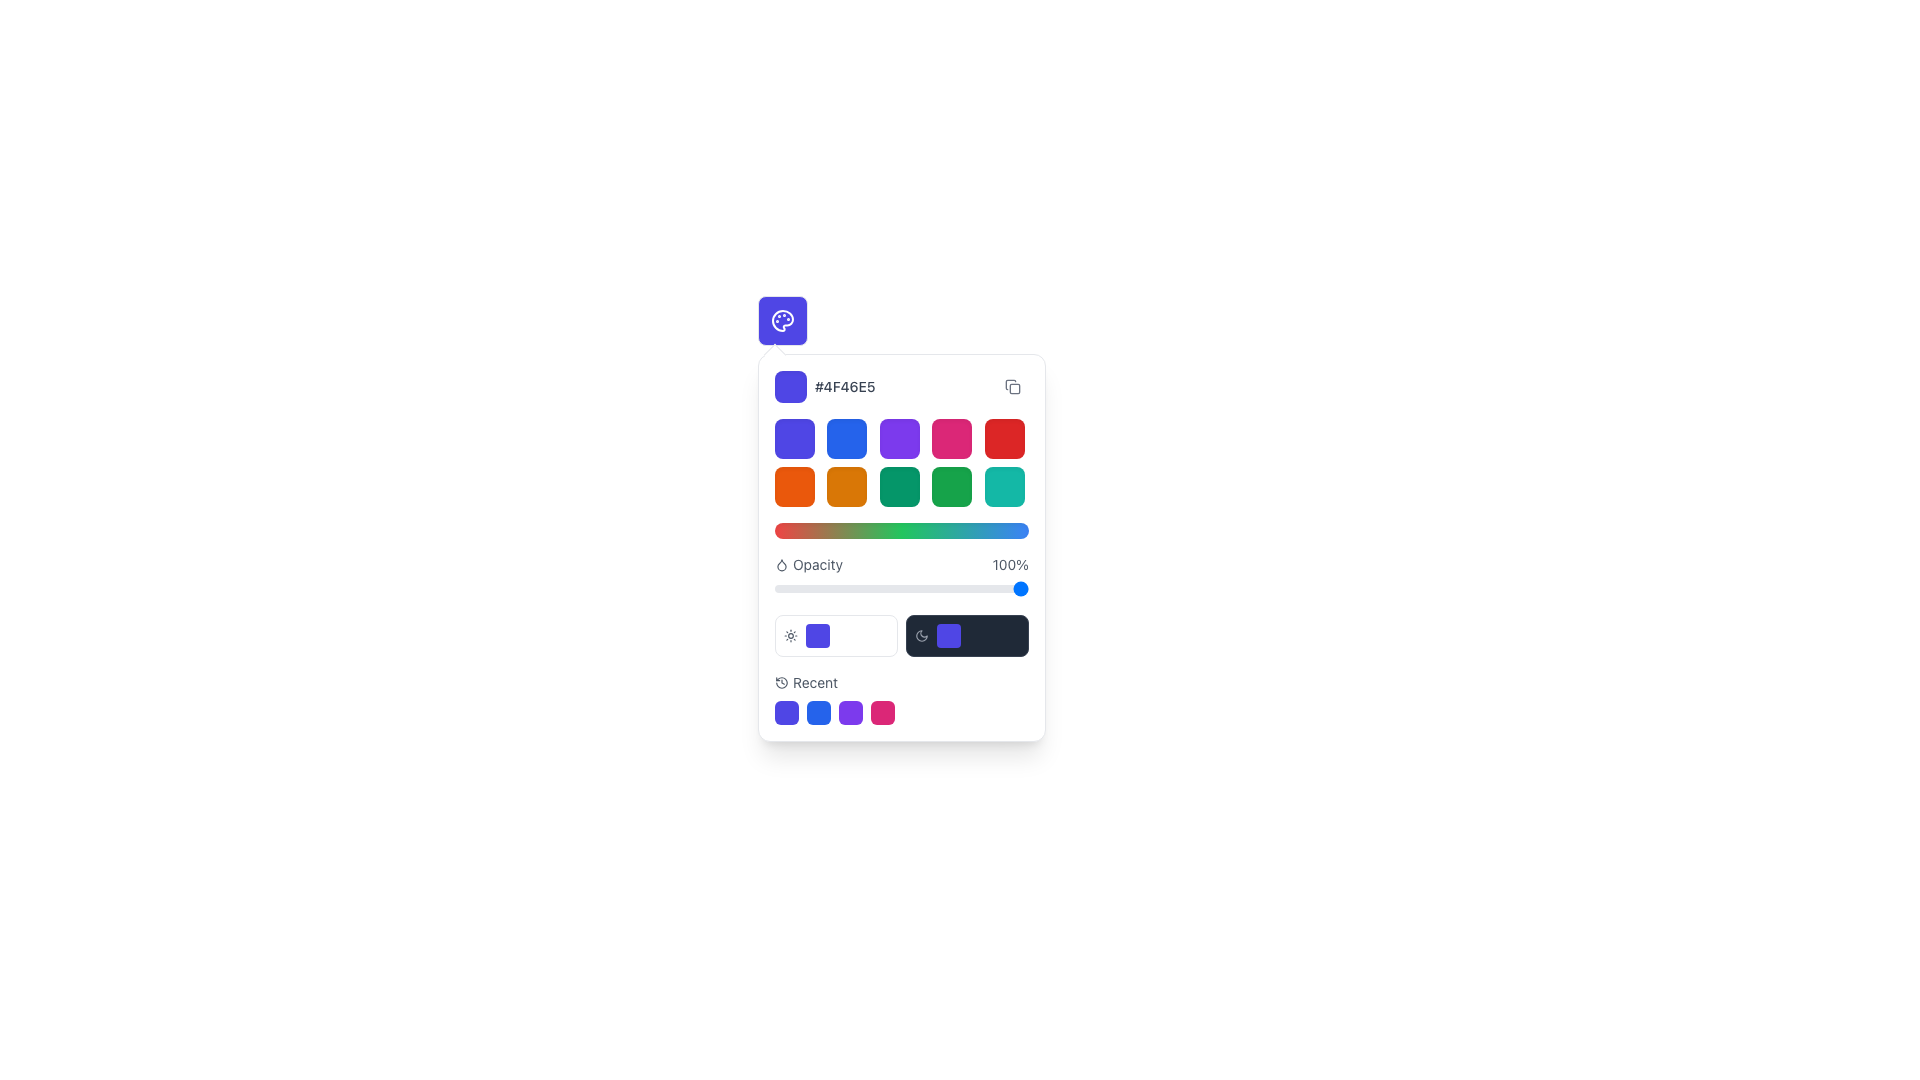  I want to click on the third clickable color selection box in the 'Recent' dropdown panel, so click(850, 712).